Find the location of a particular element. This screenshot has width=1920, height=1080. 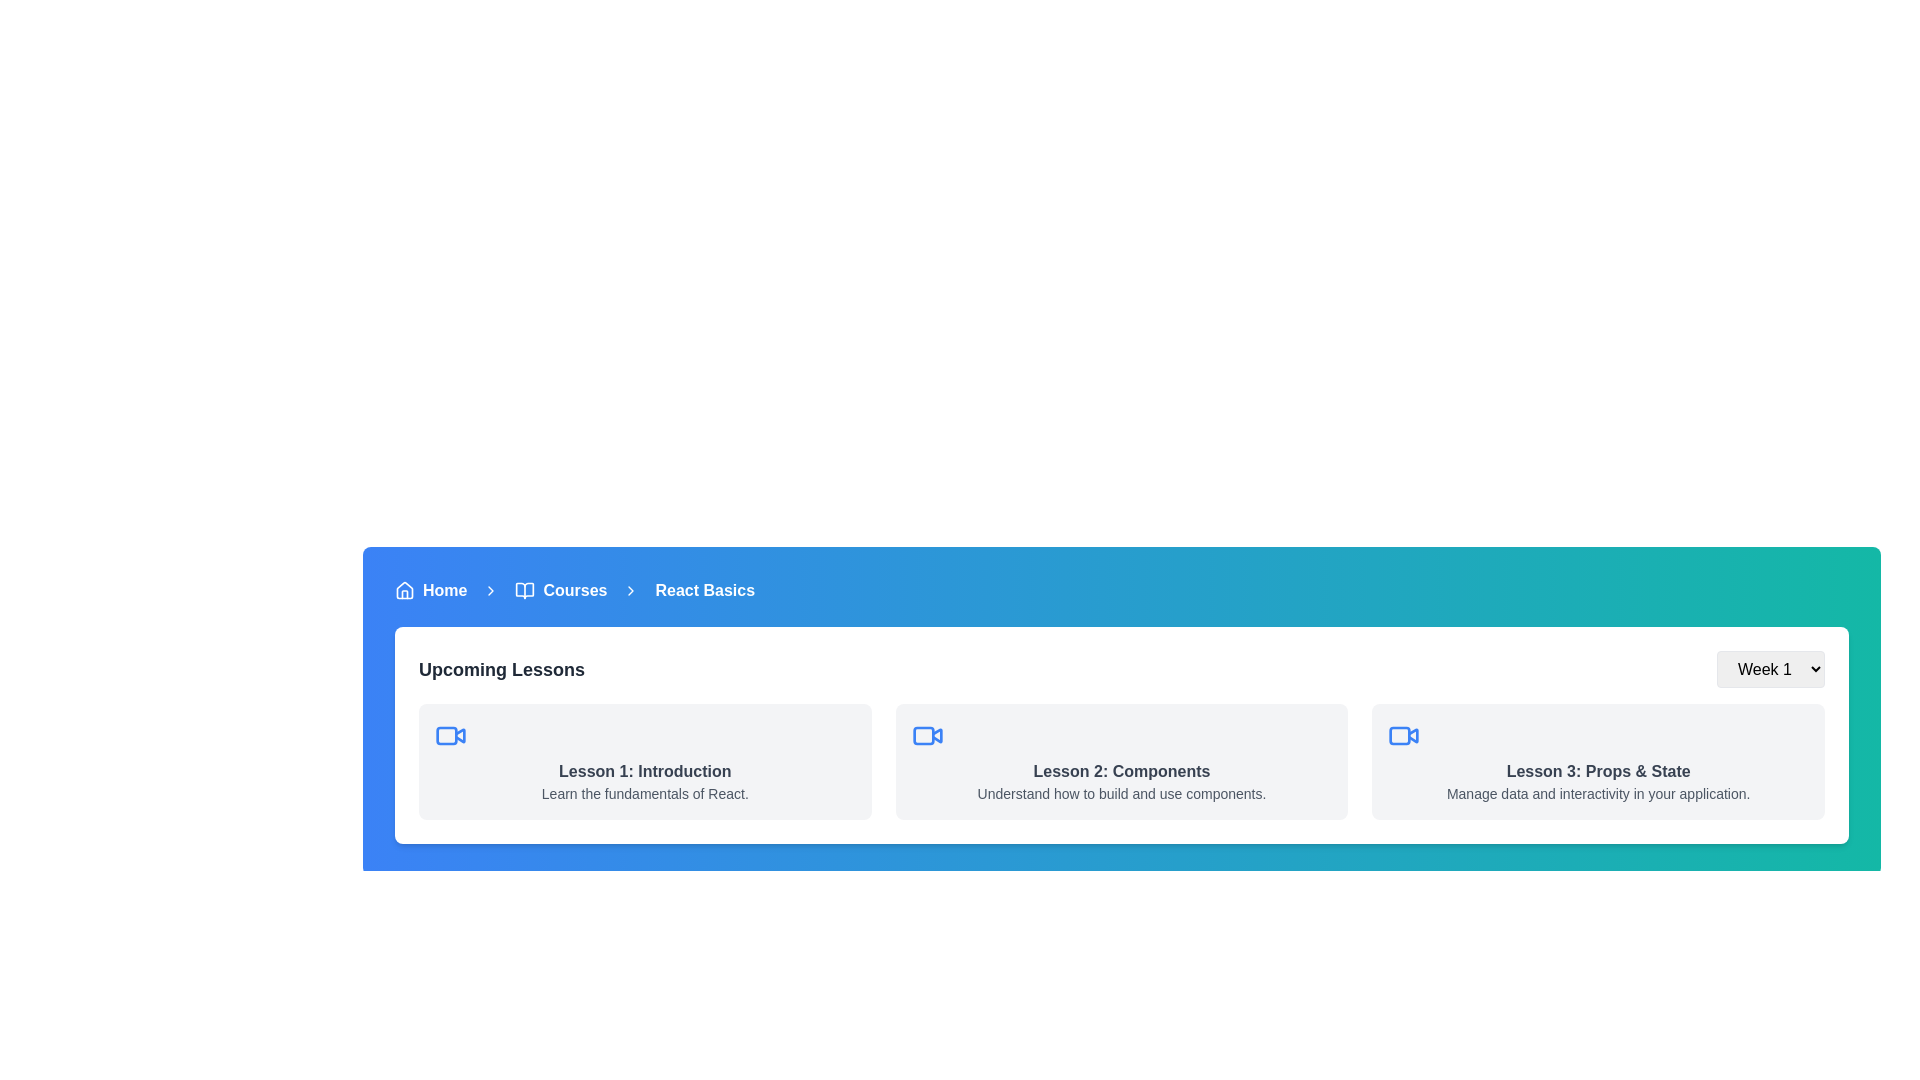

text content of the breadcrumb navigation label that indicates the current section, following the 'Courses' label, specifically the 'React Basics' section is located at coordinates (705, 589).